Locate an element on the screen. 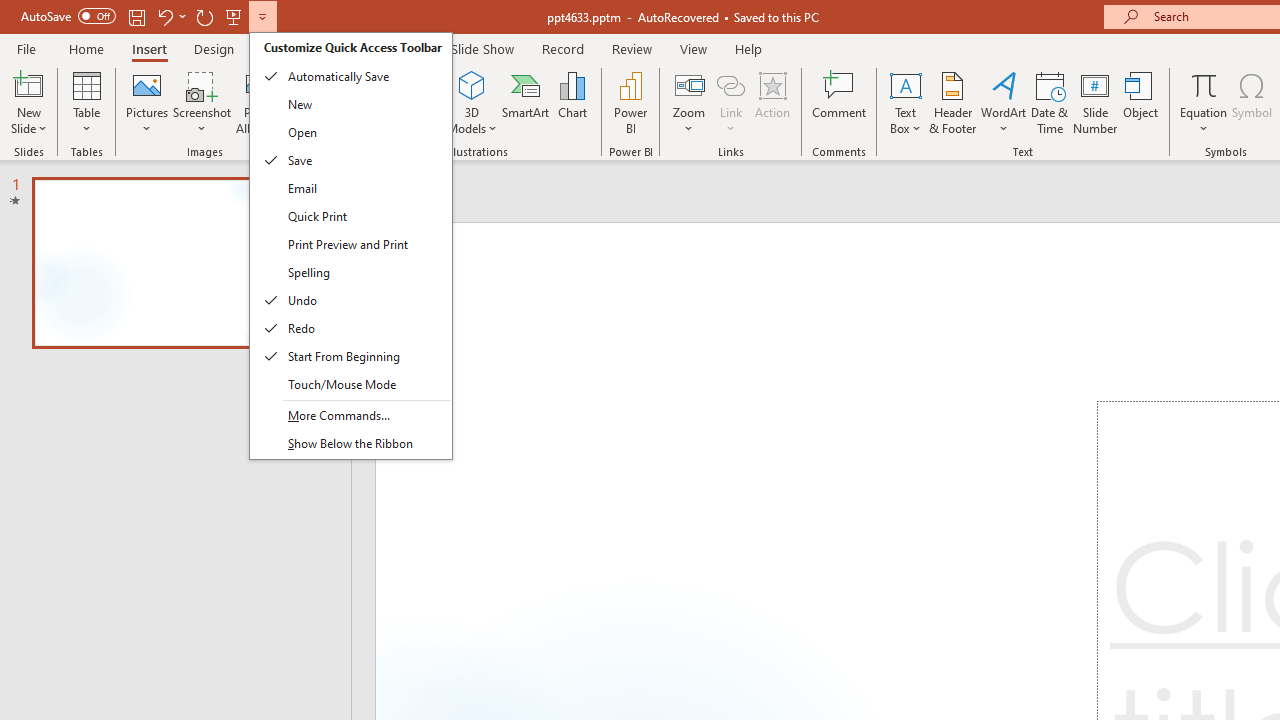 This screenshot has height=720, width=1280. 'WordArt' is located at coordinates (1004, 103).